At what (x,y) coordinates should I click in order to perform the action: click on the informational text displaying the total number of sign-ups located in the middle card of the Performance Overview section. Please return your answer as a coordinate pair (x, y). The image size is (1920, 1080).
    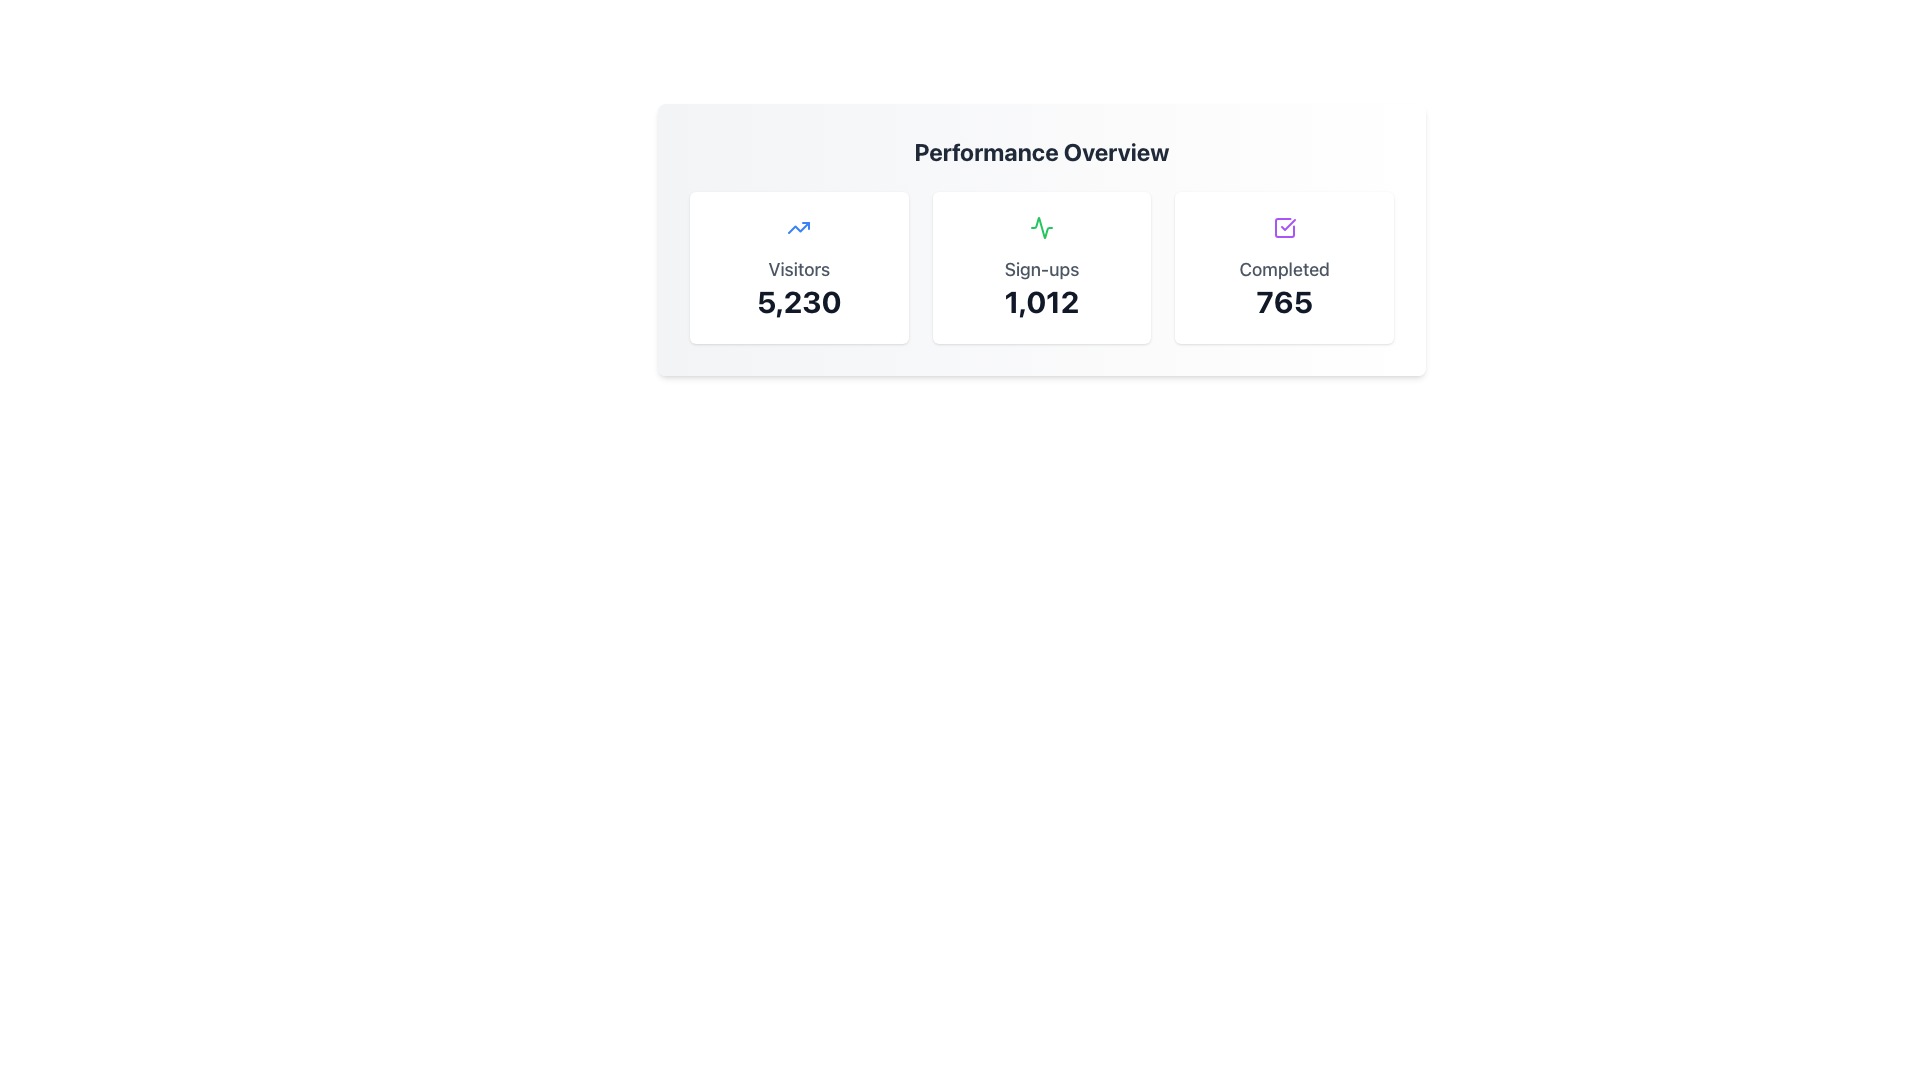
    Looking at the image, I should click on (1040, 301).